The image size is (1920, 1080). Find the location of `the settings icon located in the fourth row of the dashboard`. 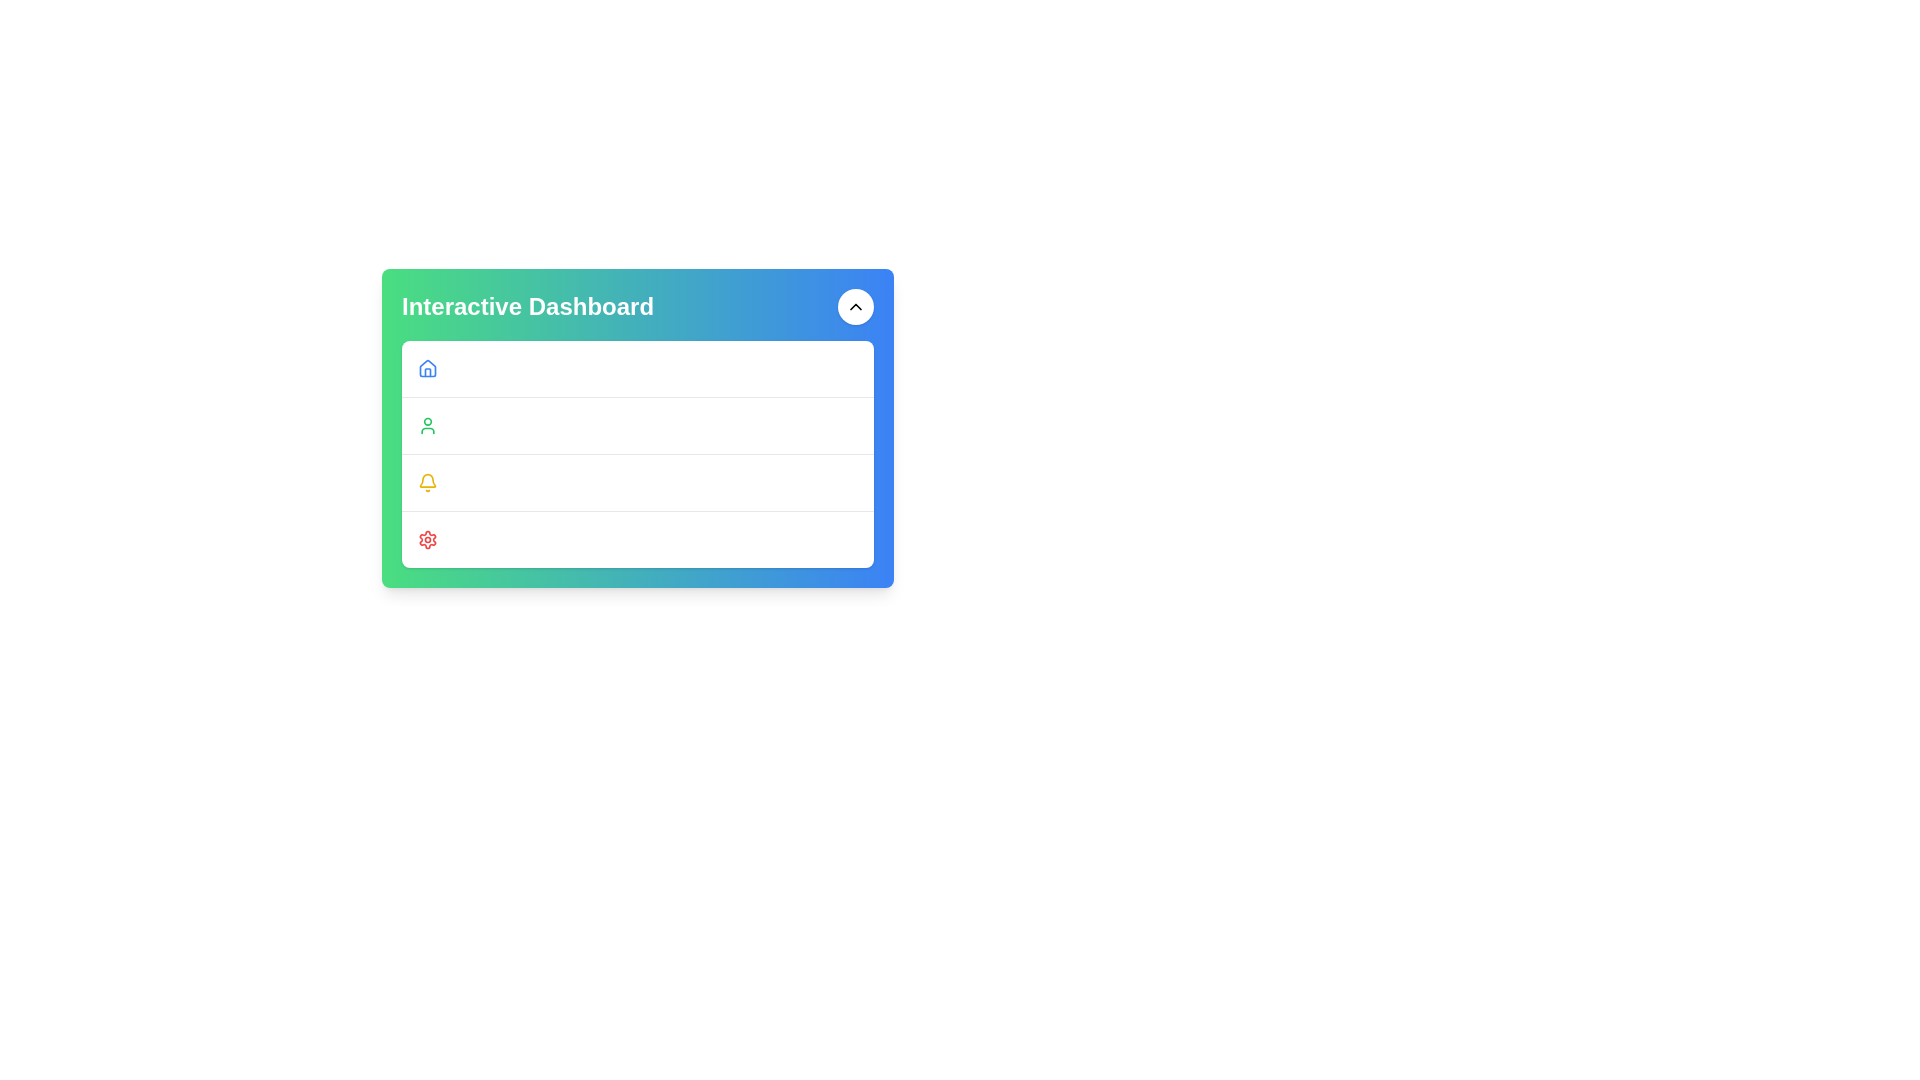

the settings icon located in the fourth row of the dashboard is located at coordinates (426, 540).